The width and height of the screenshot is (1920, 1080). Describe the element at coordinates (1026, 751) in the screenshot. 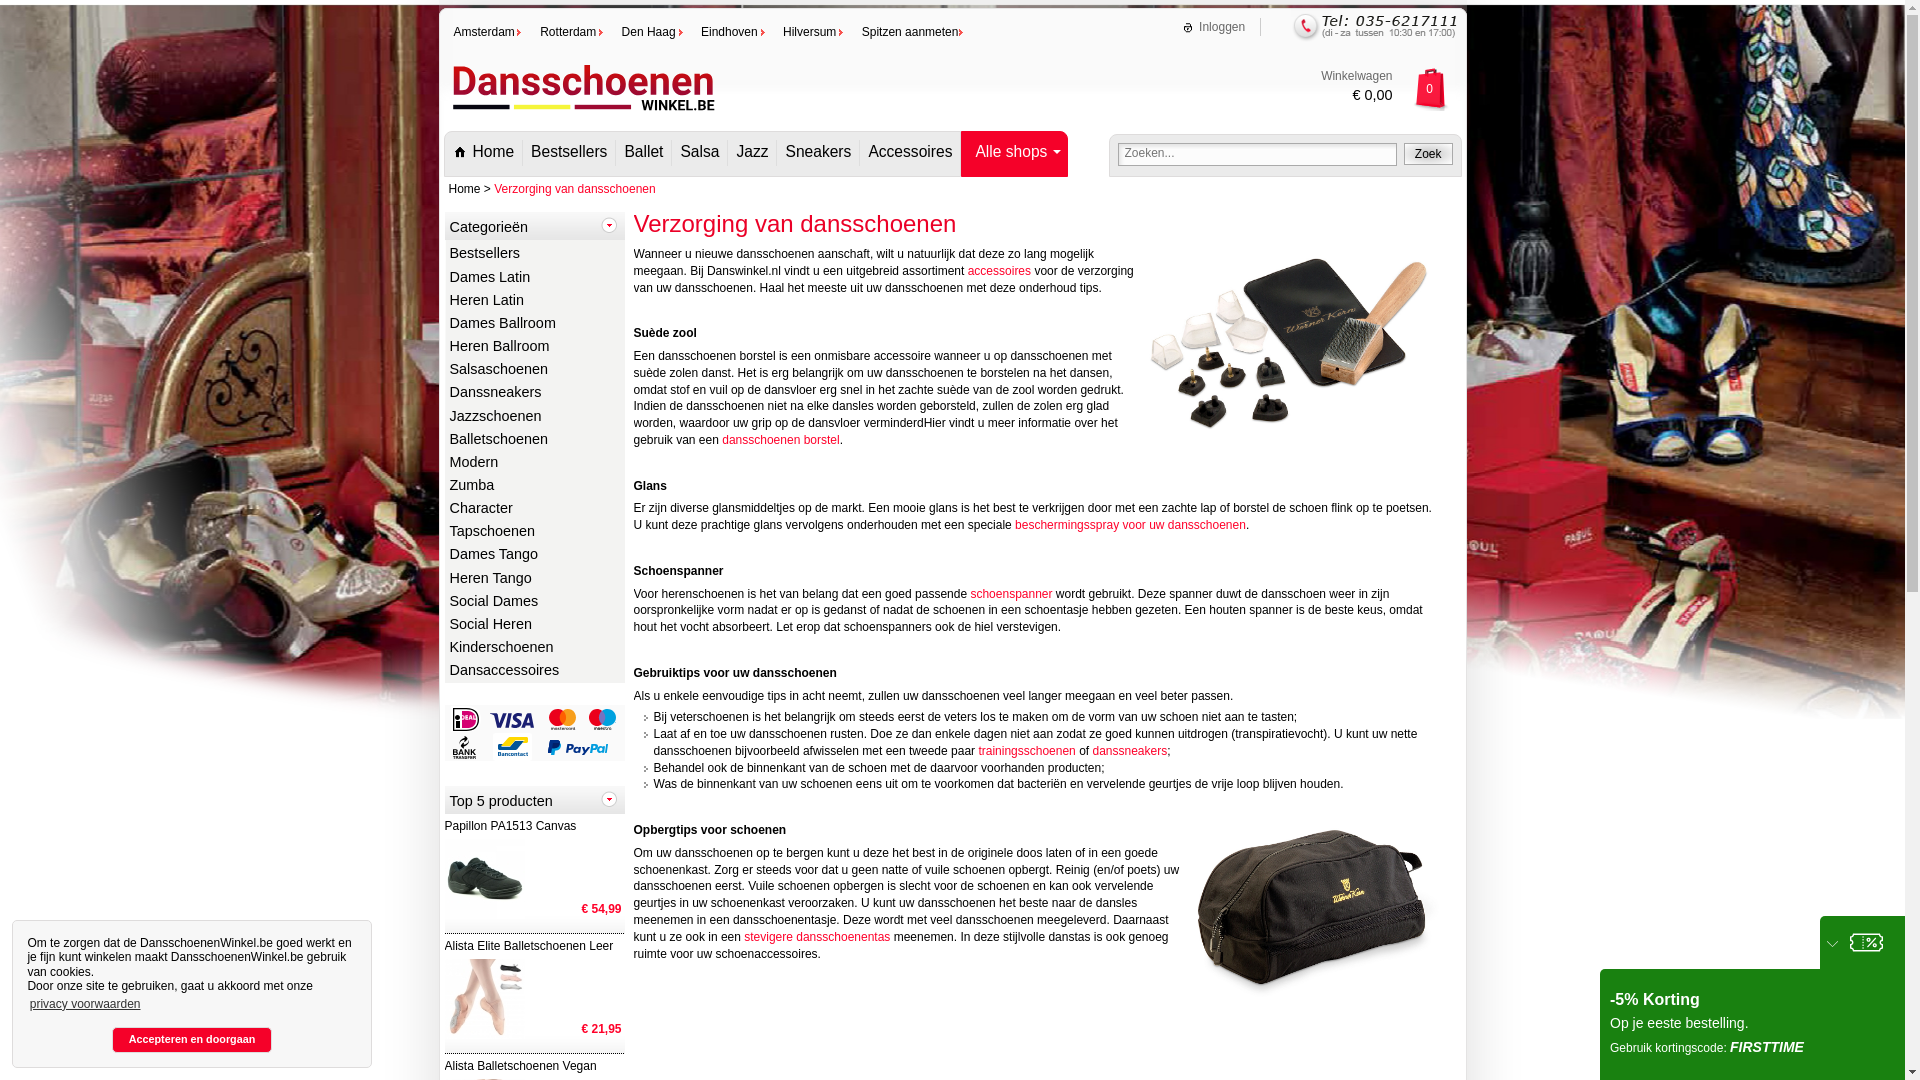

I see `'trainingsschoenen'` at that location.